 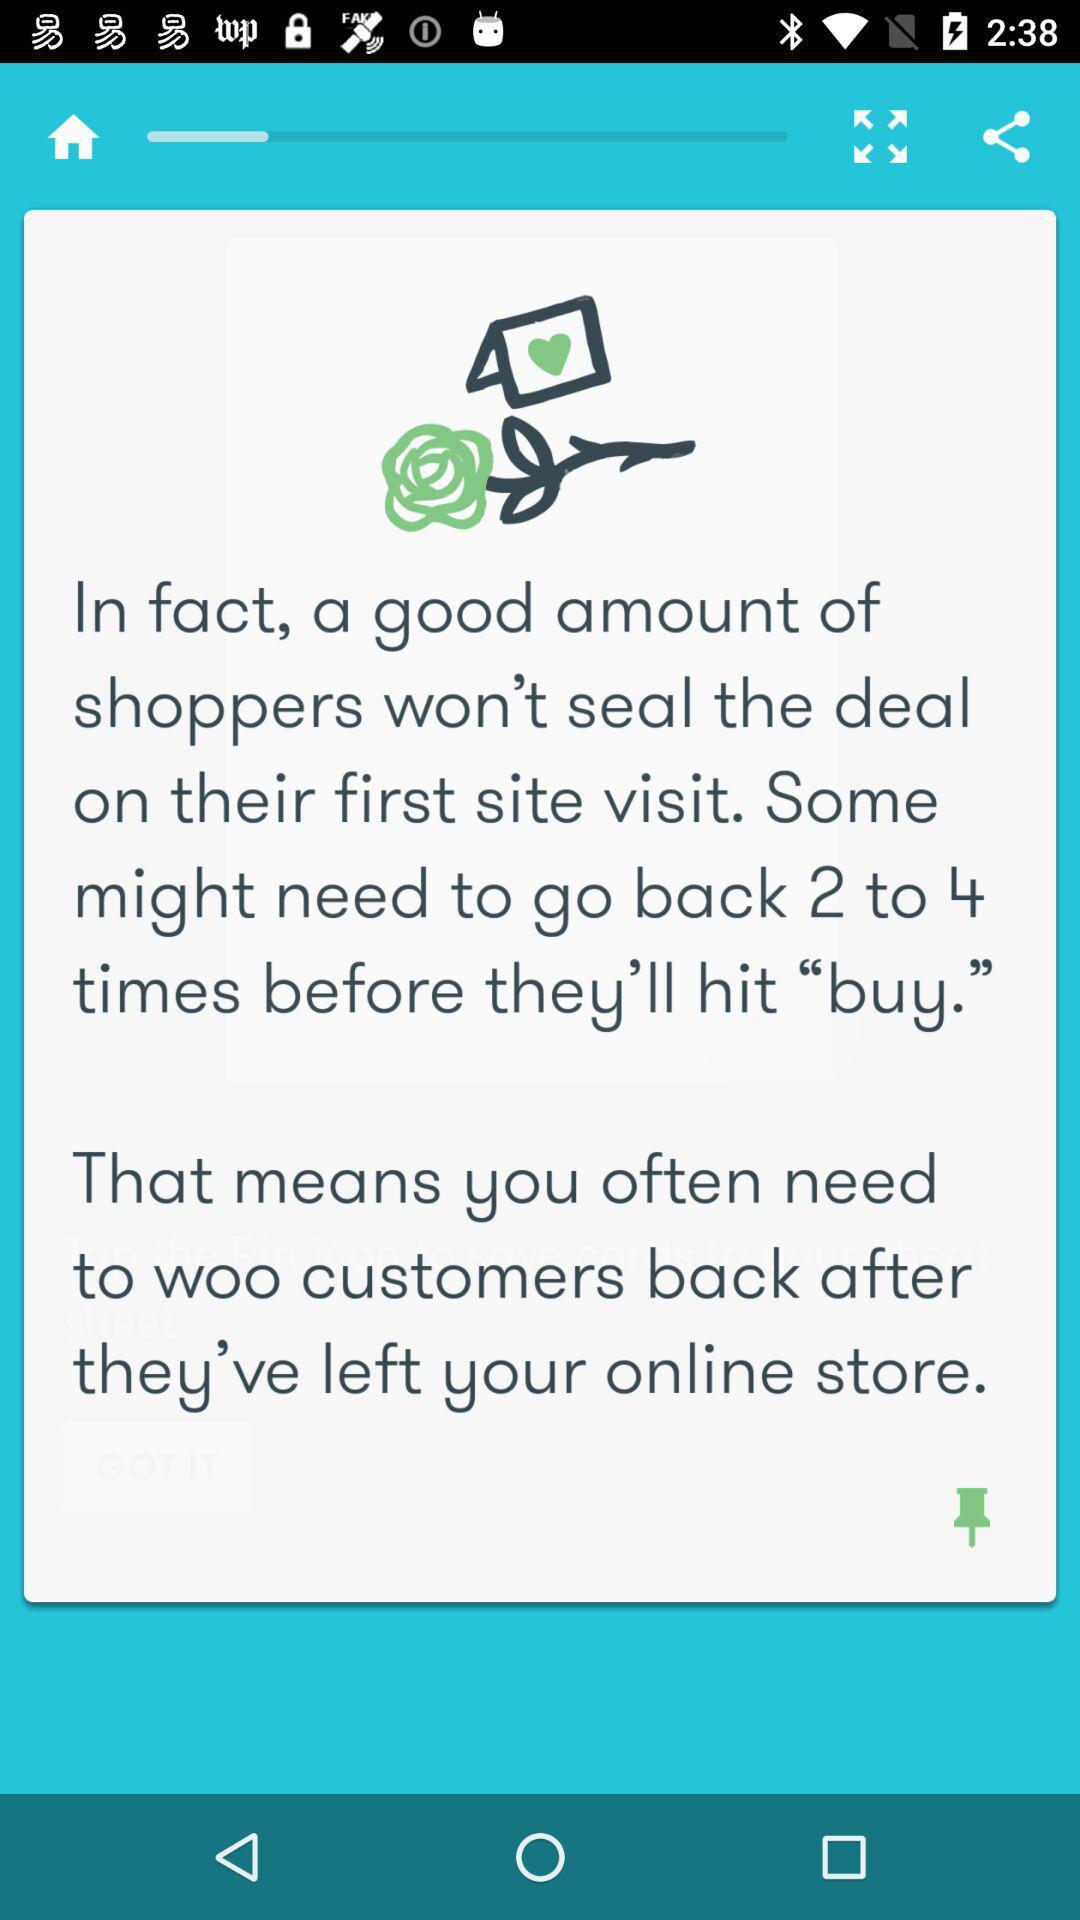 I want to click on the fullscreen icon, so click(x=869, y=135).